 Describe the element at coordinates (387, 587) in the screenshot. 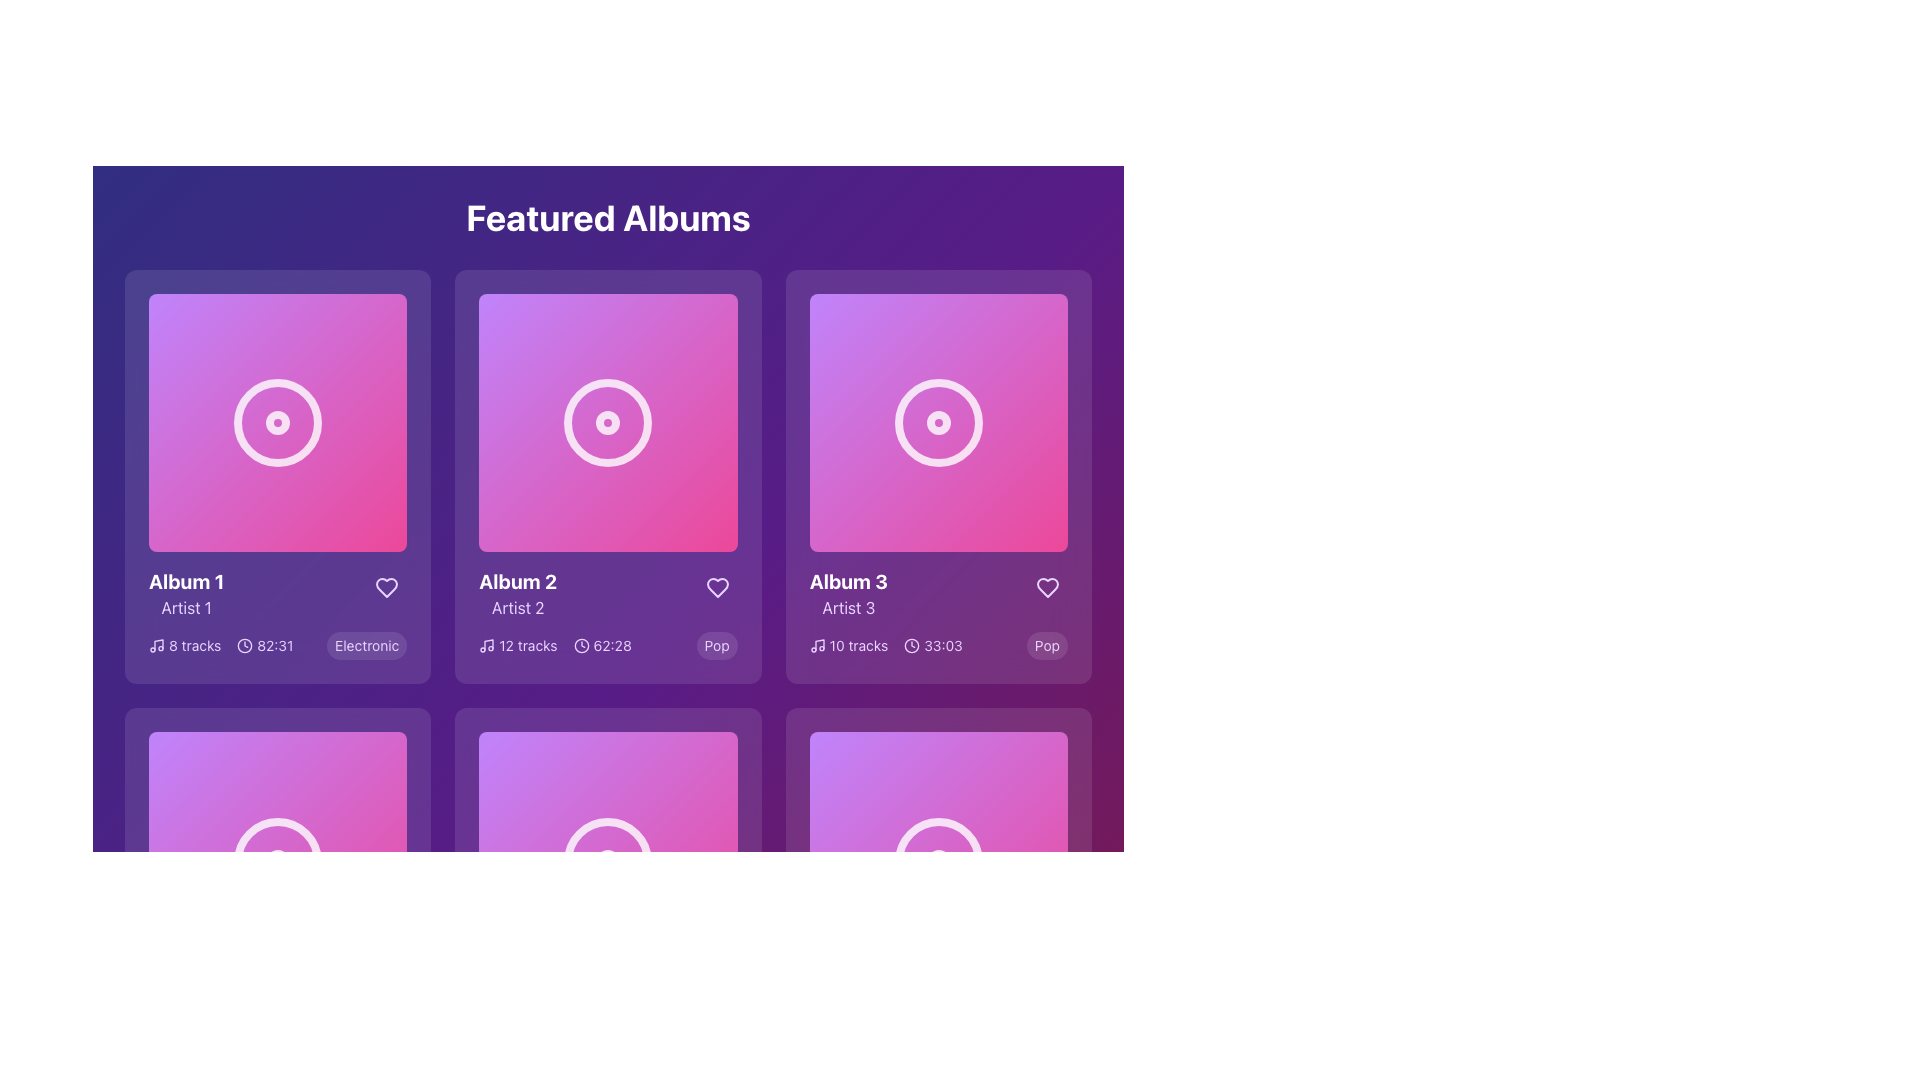

I see `the heart-shaped icon button filled with purple hue located at the bottom-right corner of the 'Album 1' card` at that location.